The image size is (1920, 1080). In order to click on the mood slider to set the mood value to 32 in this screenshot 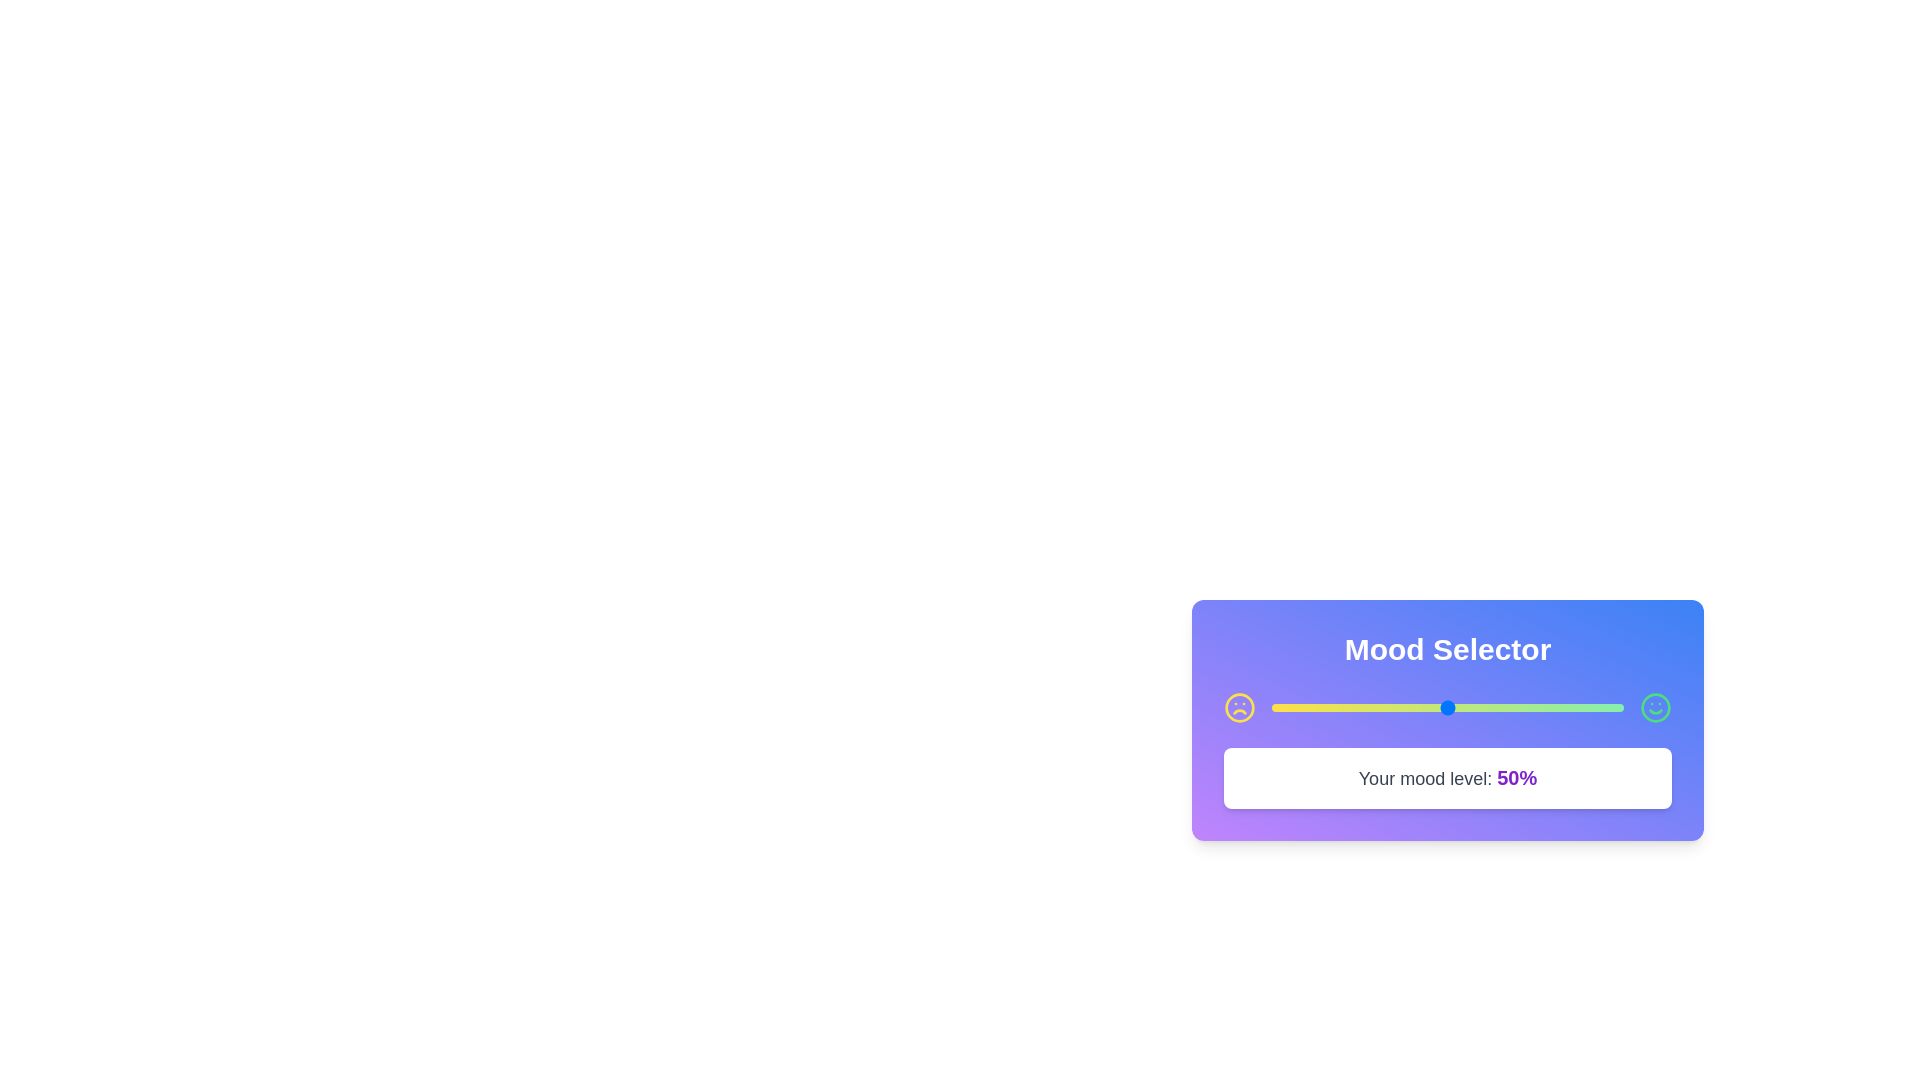, I will do `click(1383, 707)`.